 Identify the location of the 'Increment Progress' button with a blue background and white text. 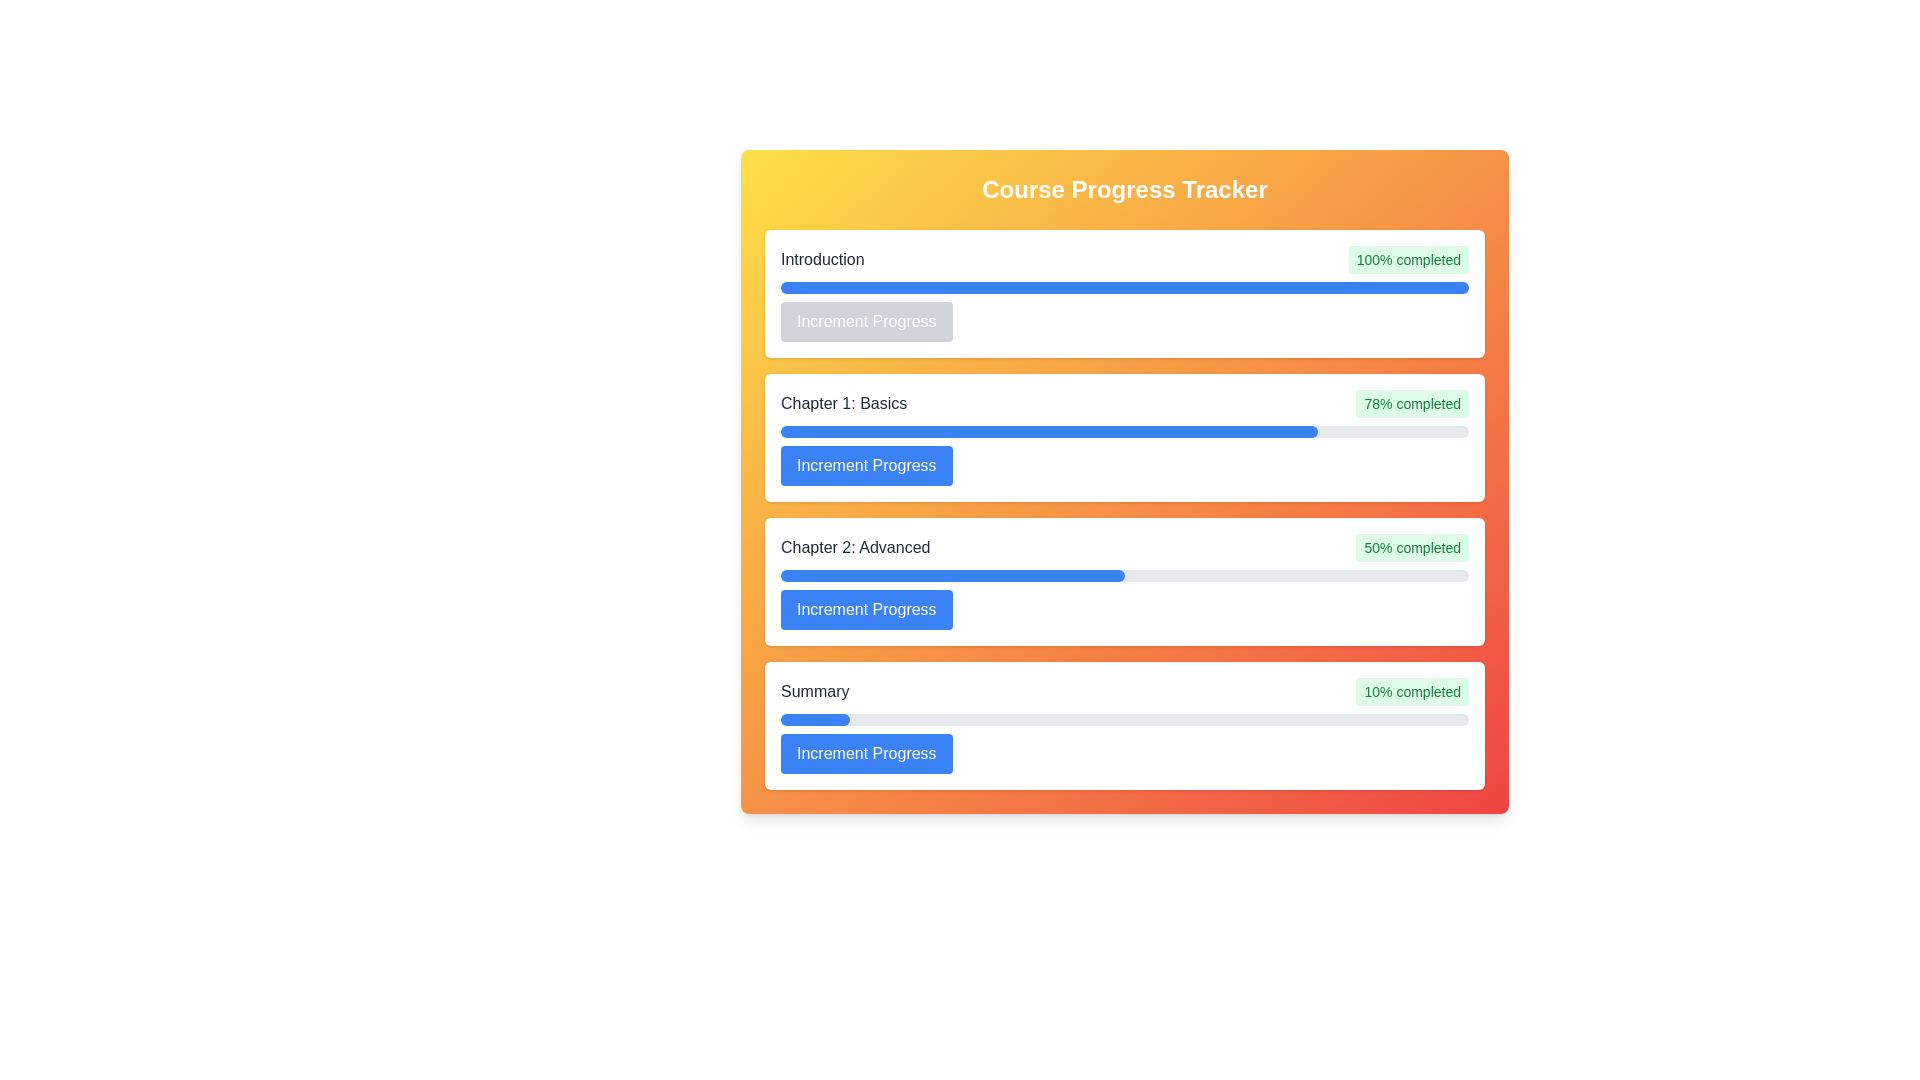
(866, 320).